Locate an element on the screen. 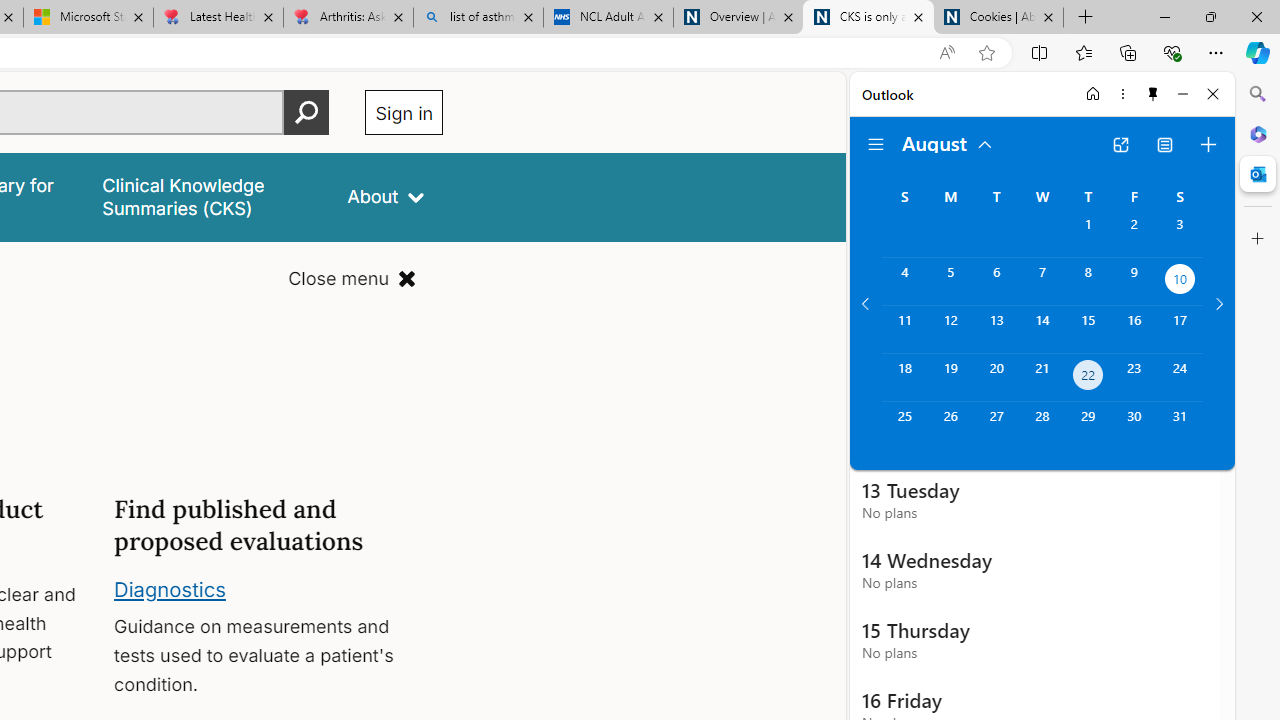 The width and height of the screenshot is (1280, 720). 'Tuesday, August 20, 2024. ' is located at coordinates (996, 377).